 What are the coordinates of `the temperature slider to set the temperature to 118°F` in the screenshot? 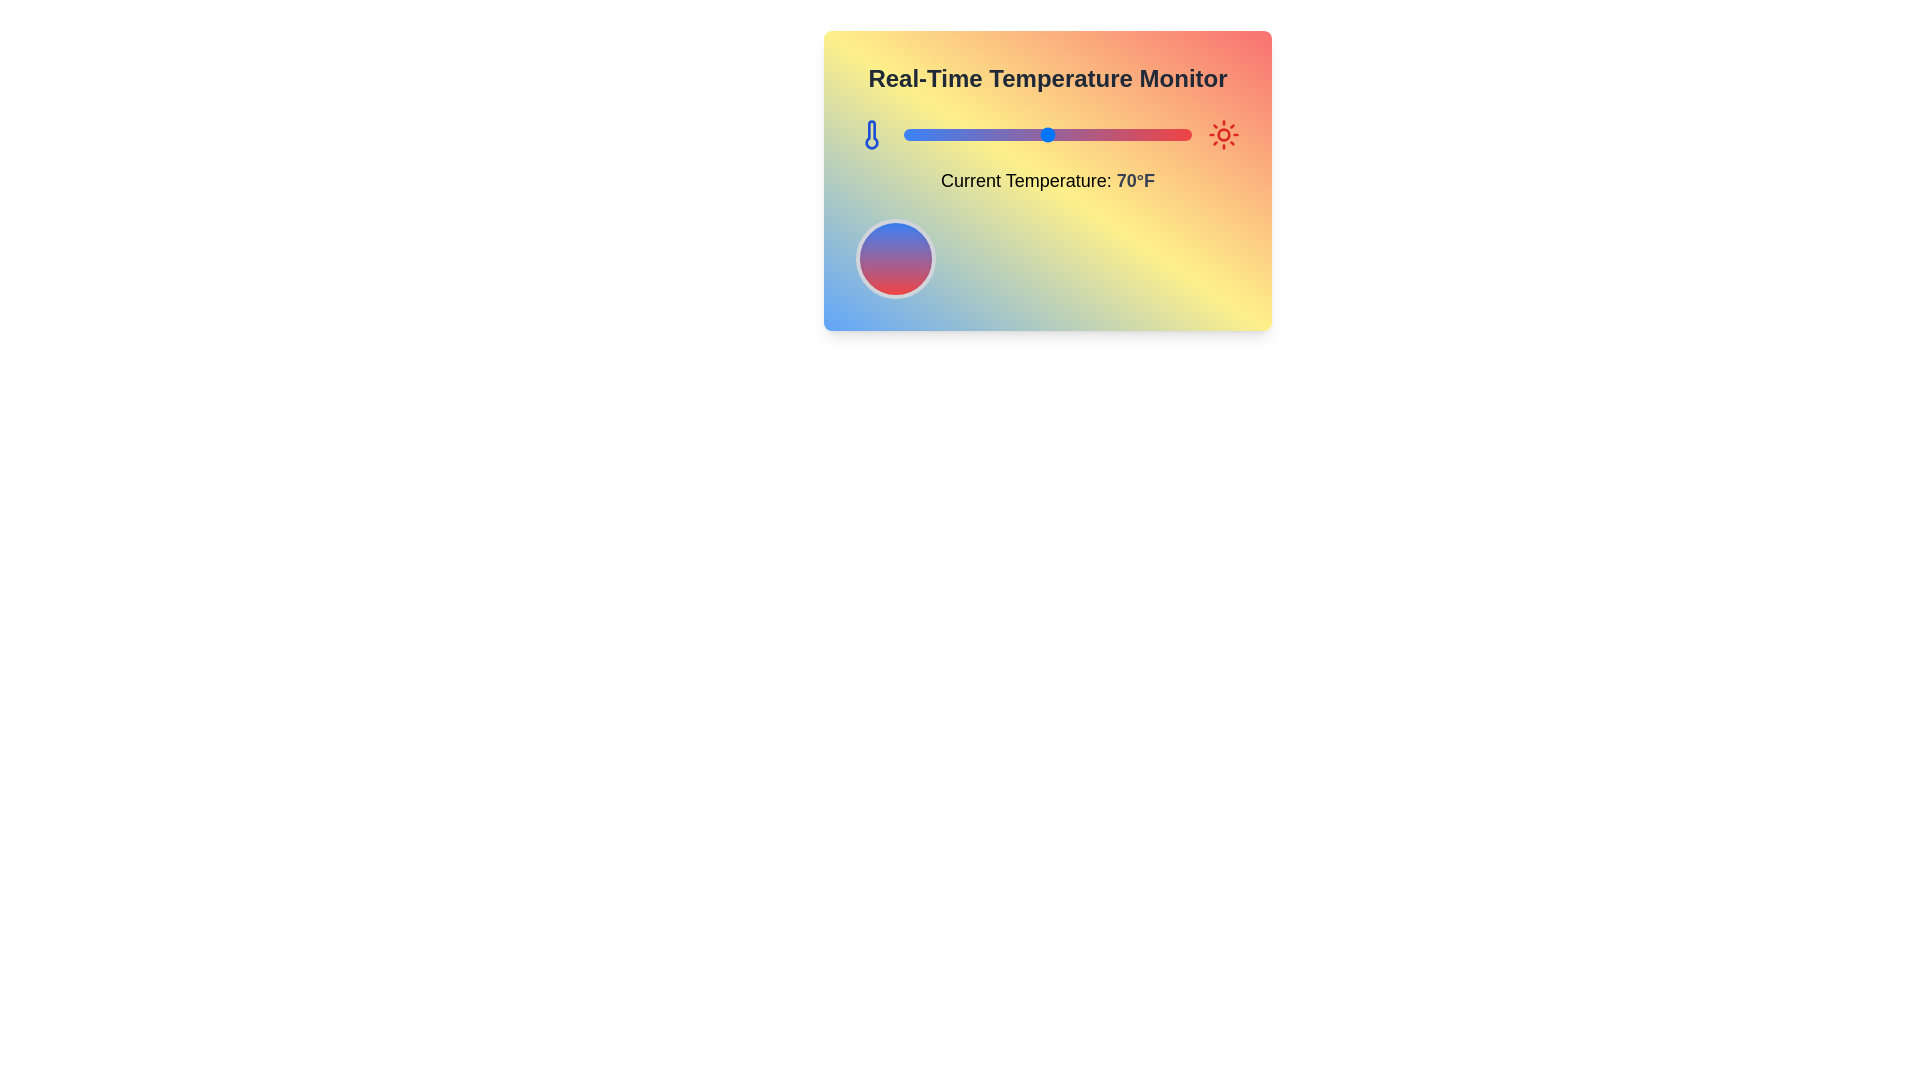 It's located at (1186, 135).